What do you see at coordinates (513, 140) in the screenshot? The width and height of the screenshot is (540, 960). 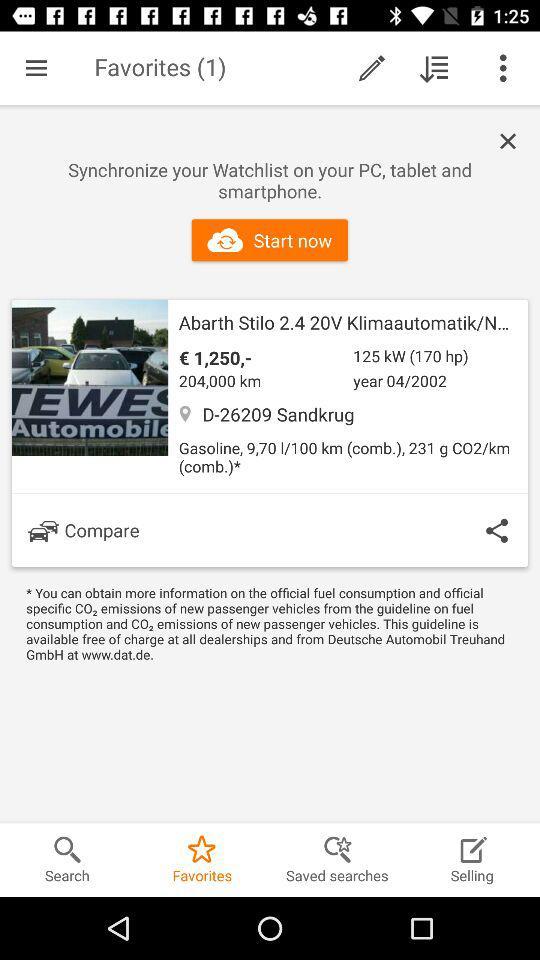 I see `hide advertisement` at bounding box center [513, 140].